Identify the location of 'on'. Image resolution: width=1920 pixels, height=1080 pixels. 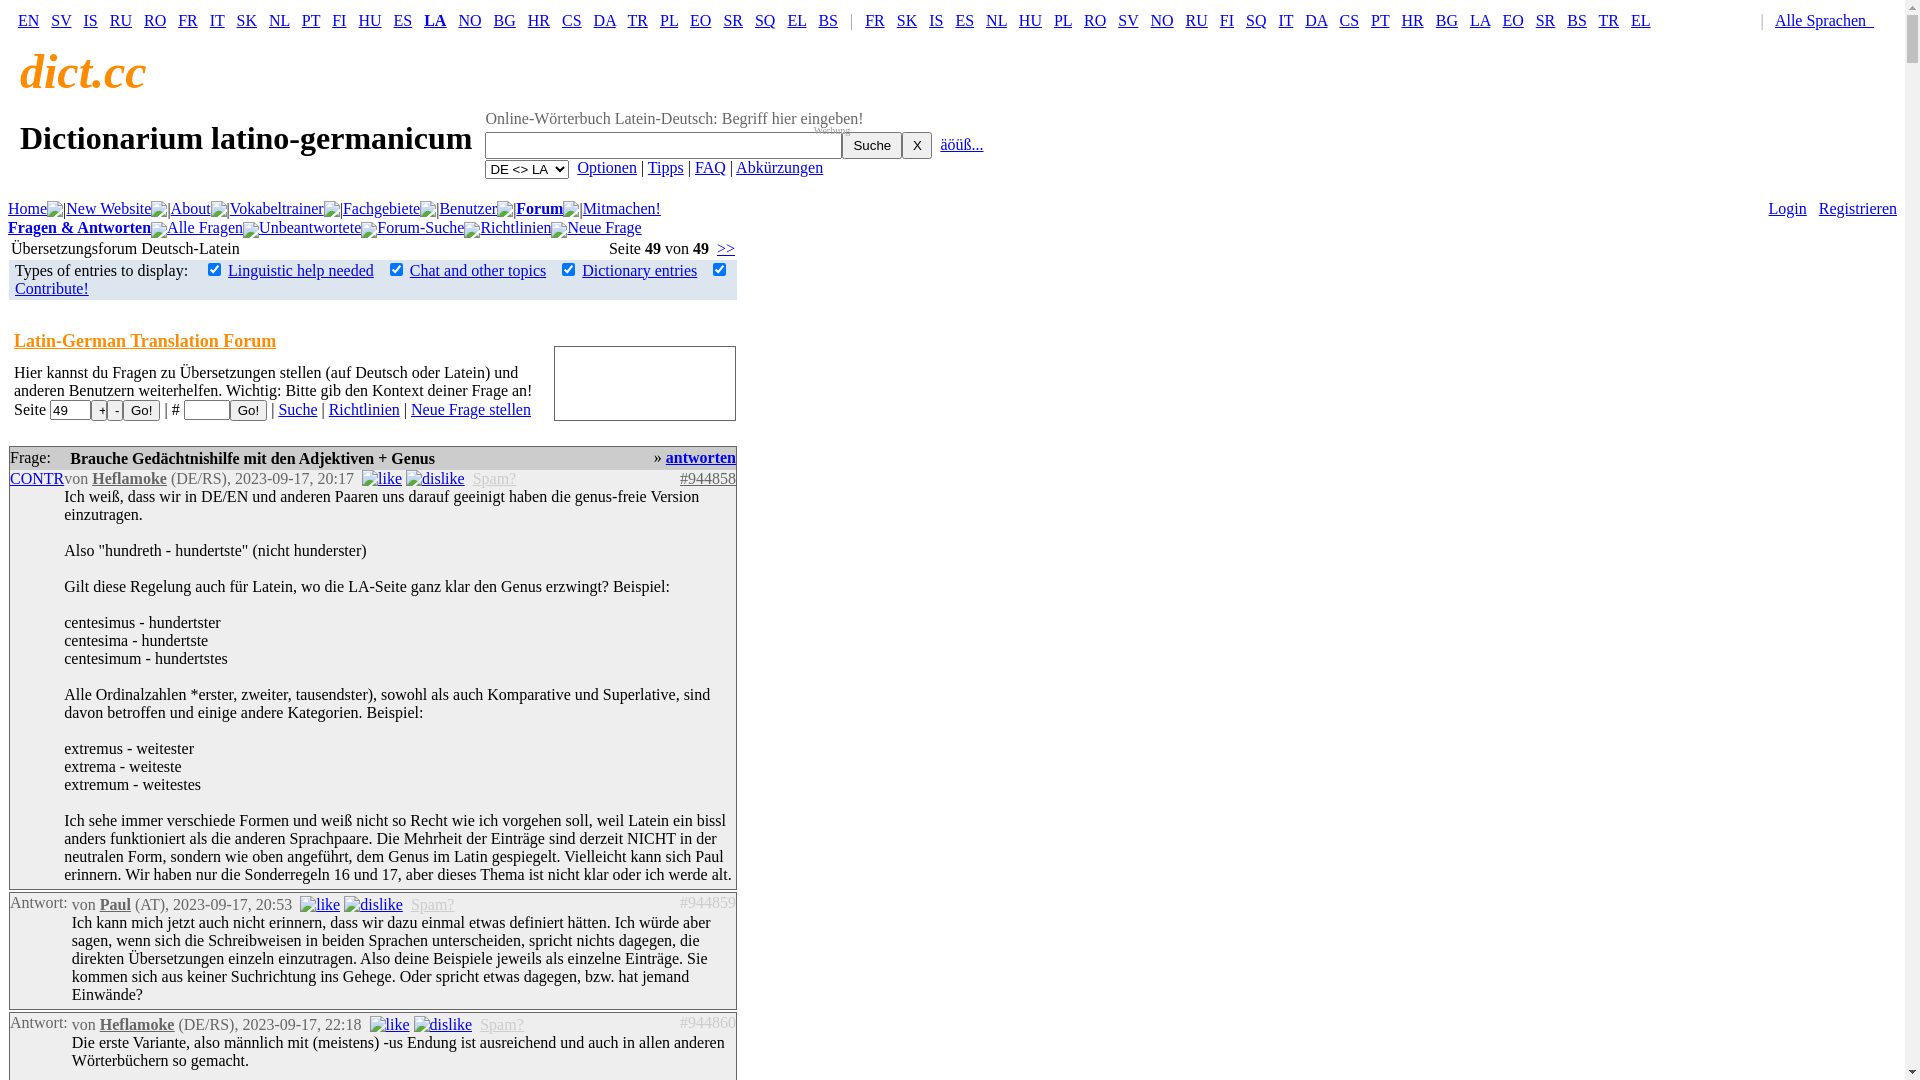
(396, 268).